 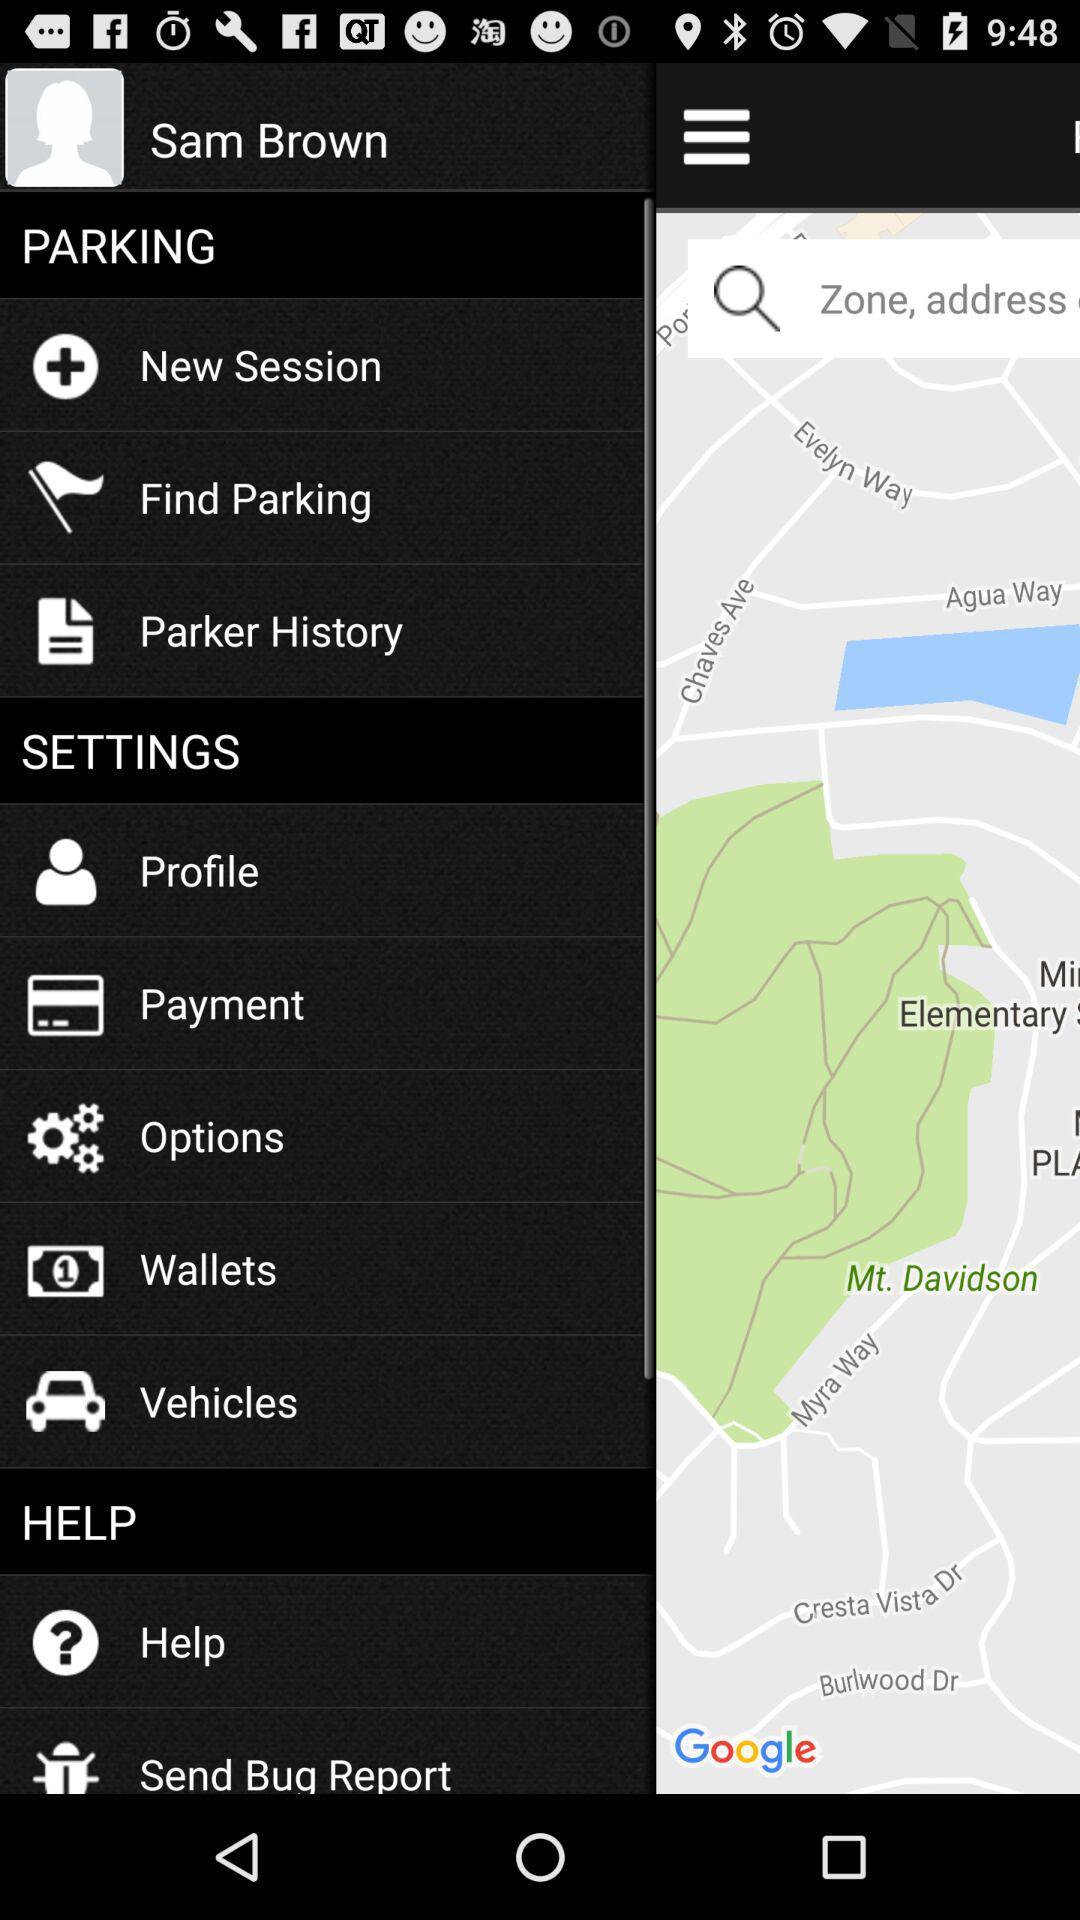 I want to click on icon on the right, so click(x=867, y=1000).